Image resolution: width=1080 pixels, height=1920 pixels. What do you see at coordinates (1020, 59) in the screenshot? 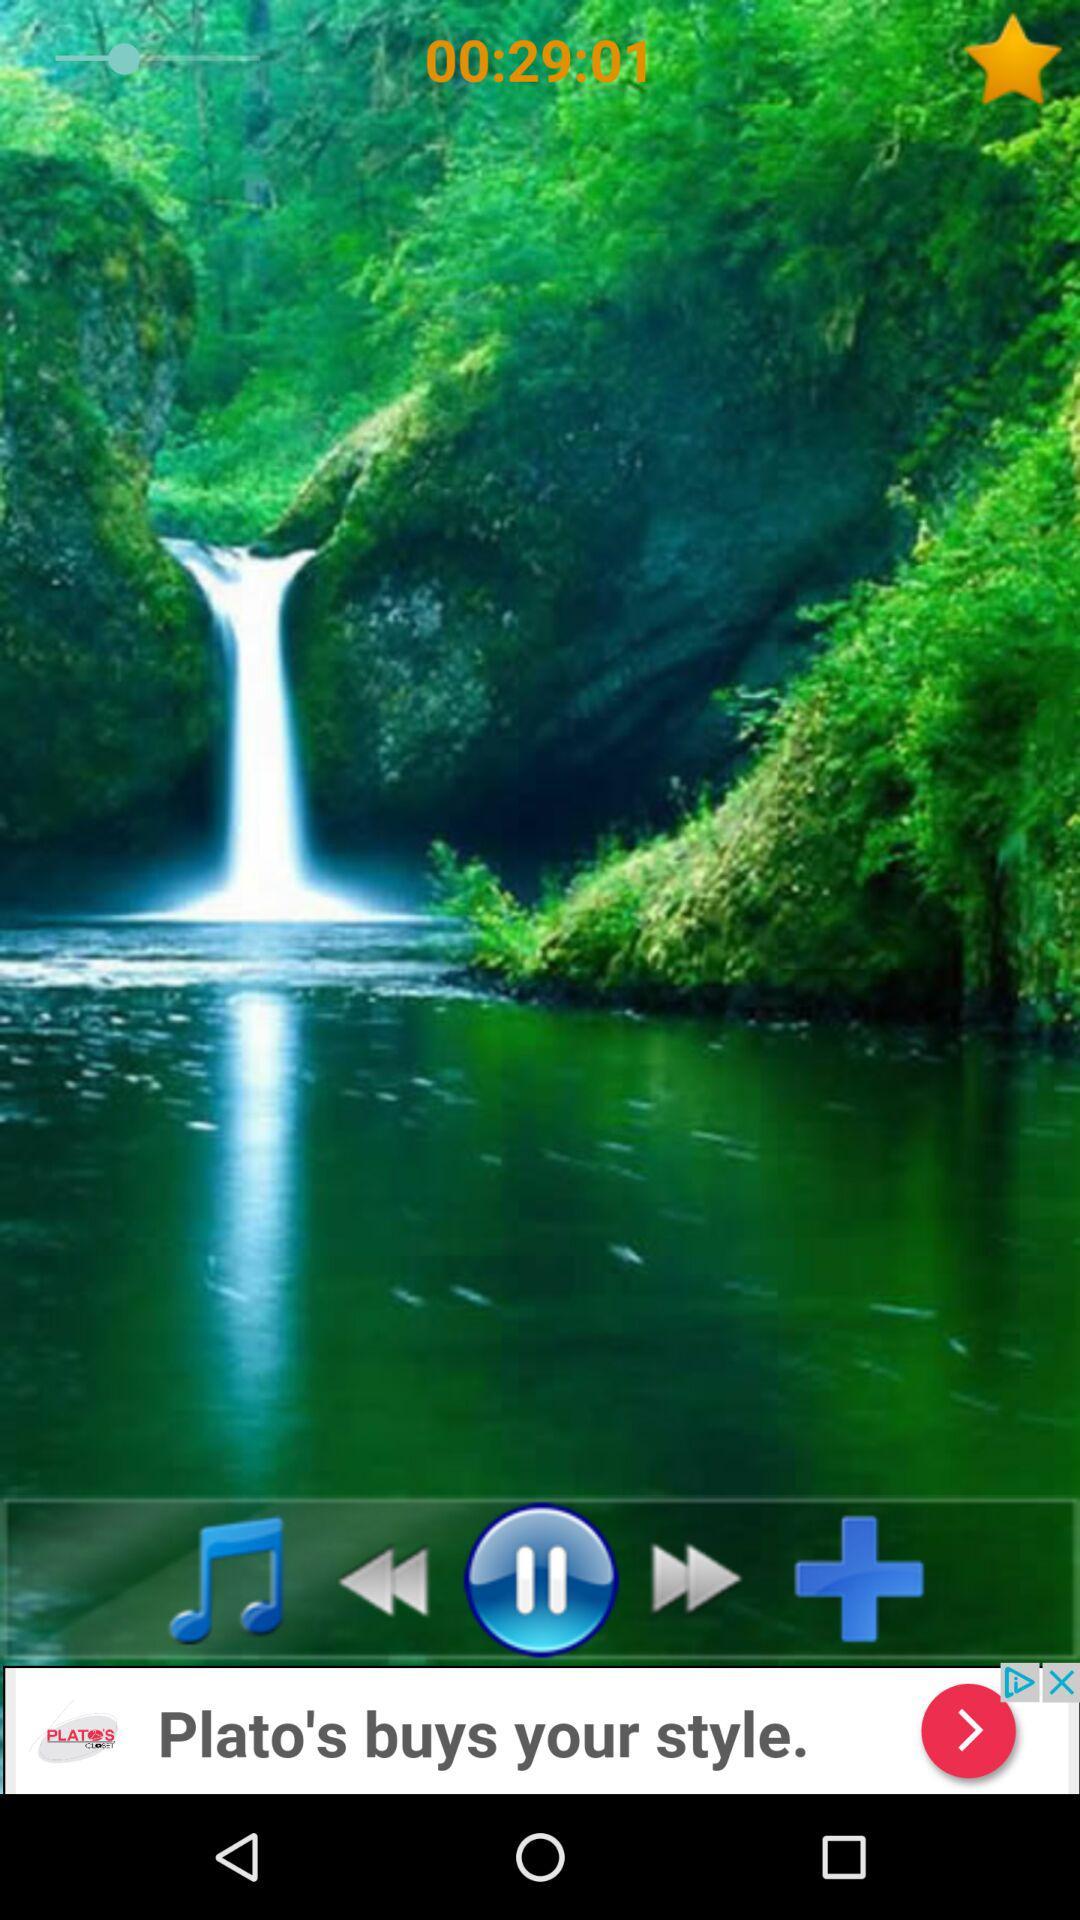
I see `star this picture` at bounding box center [1020, 59].